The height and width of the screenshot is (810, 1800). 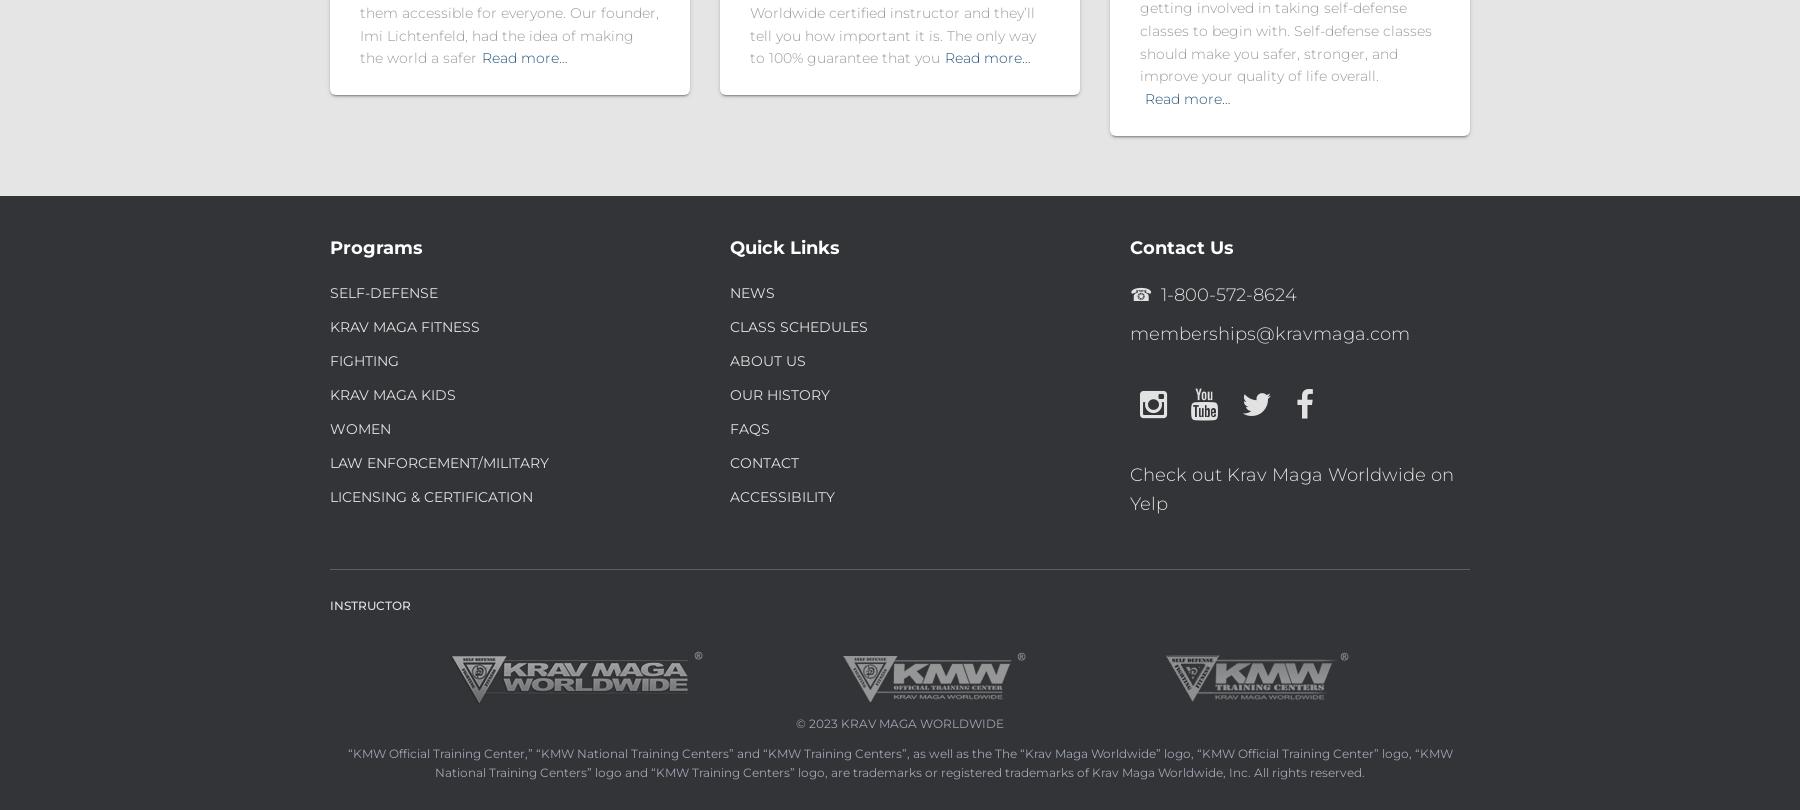 What do you see at coordinates (431, 495) in the screenshot?
I see `'Licensing & Certification'` at bounding box center [431, 495].